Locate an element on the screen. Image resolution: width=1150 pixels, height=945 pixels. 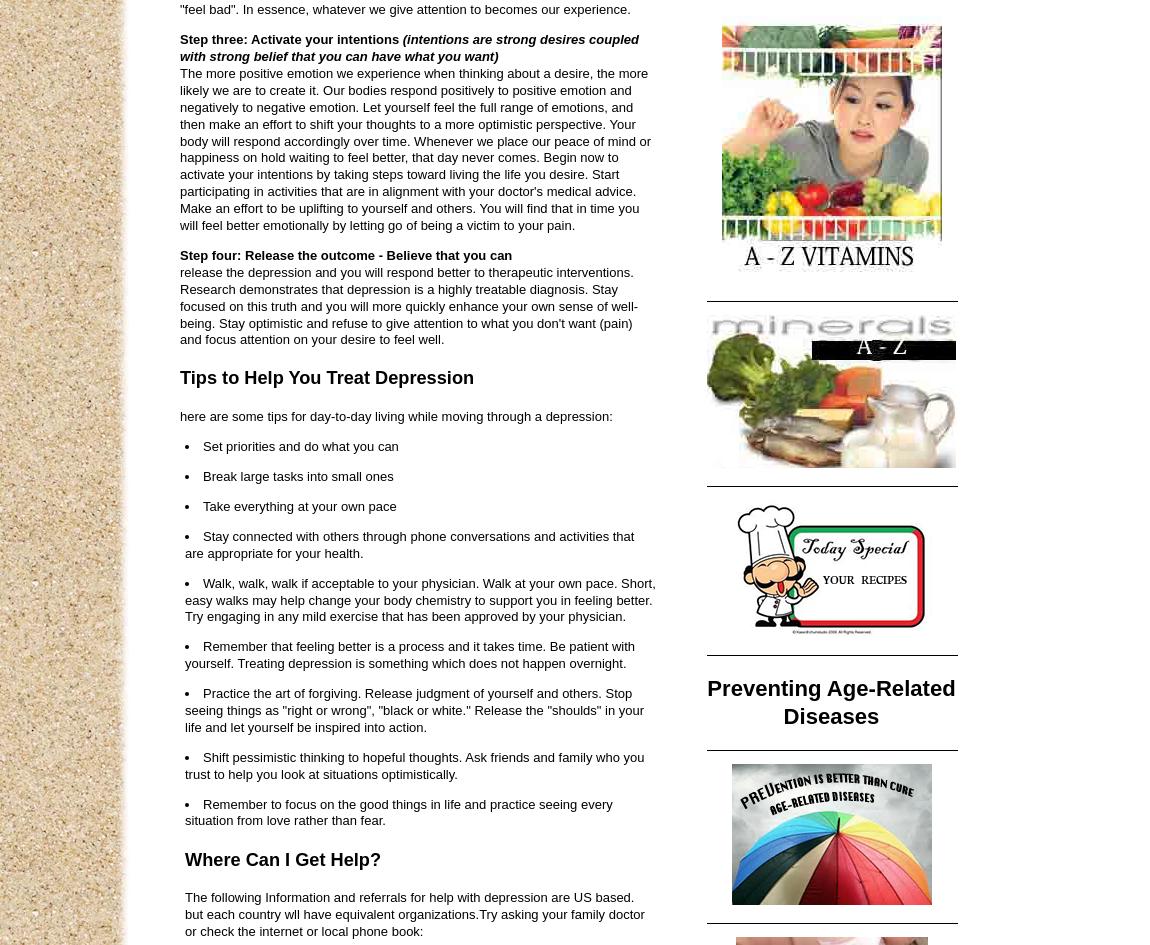
'Stay connected with others through phone conversations and activities that are appropriate for your health.' is located at coordinates (409, 544).